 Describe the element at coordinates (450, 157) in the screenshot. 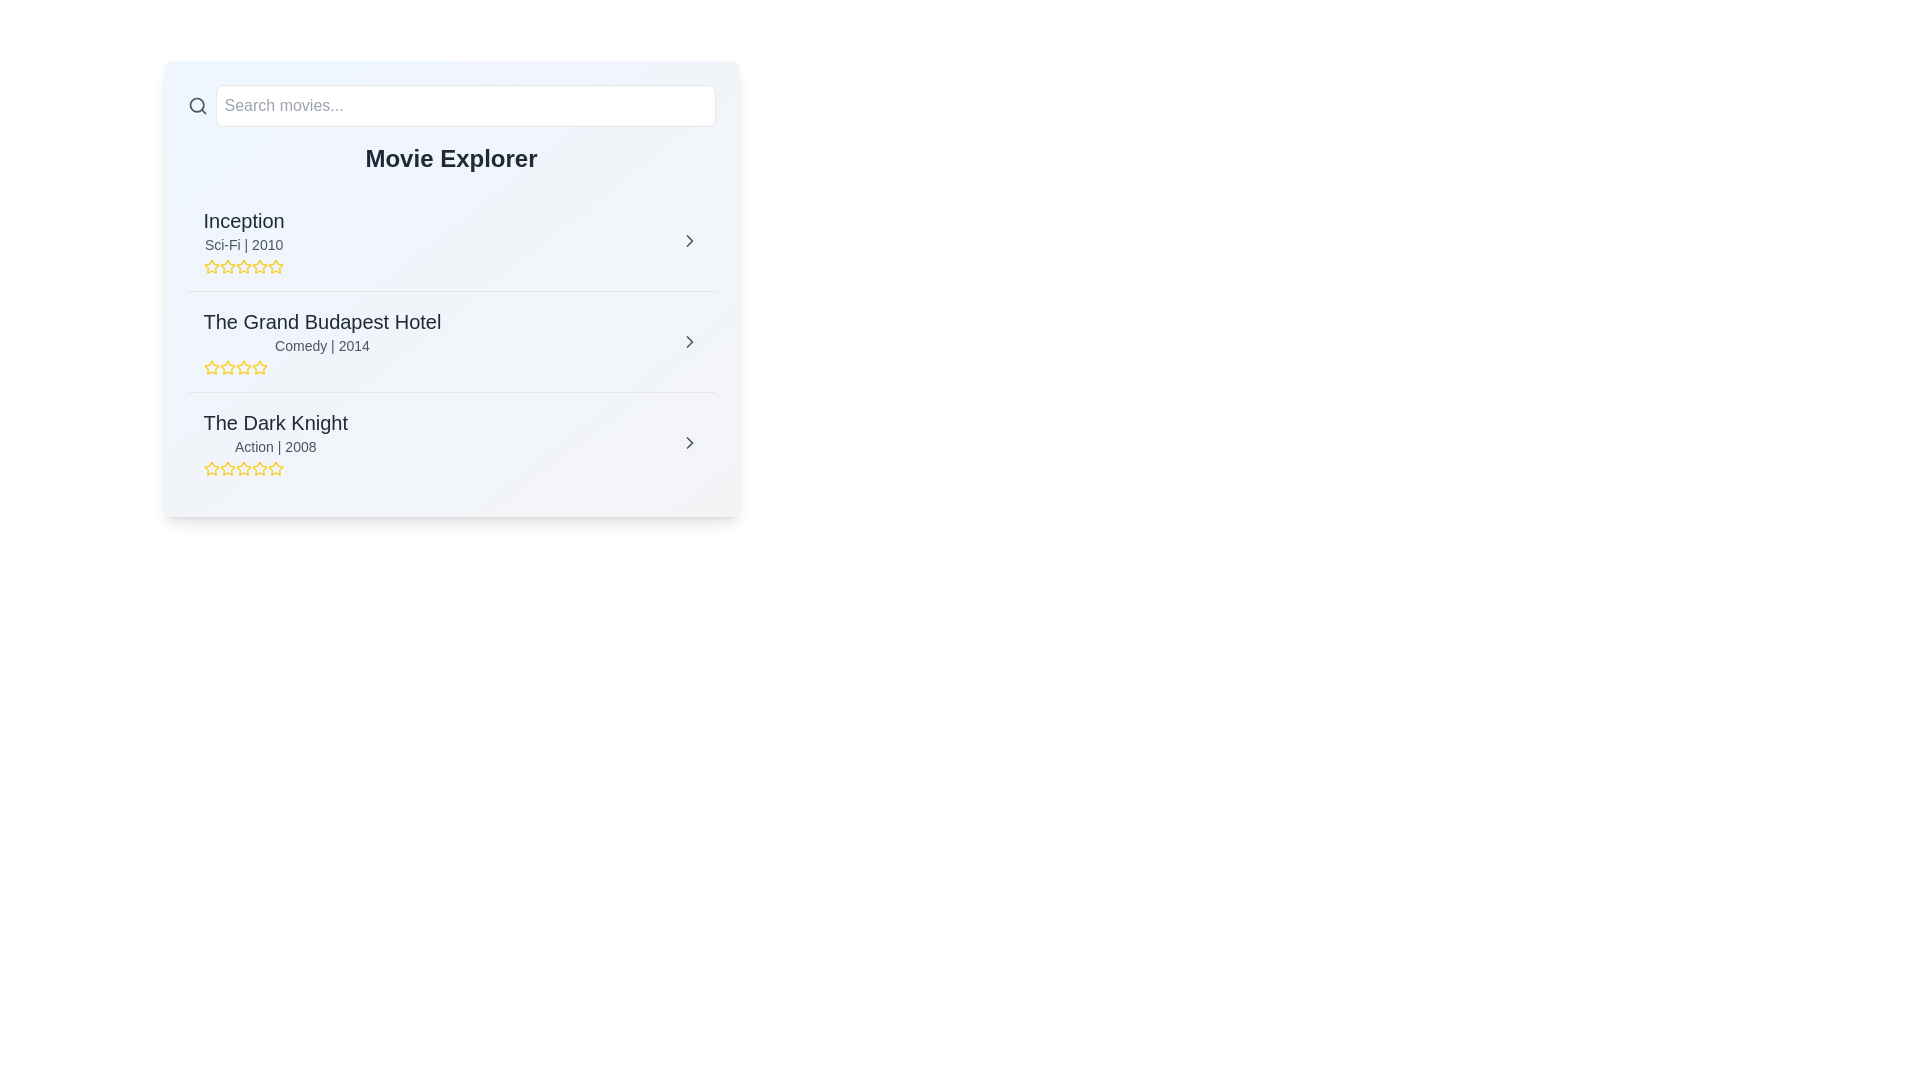

I see `the header text 'Movie Explorer'` at that location.